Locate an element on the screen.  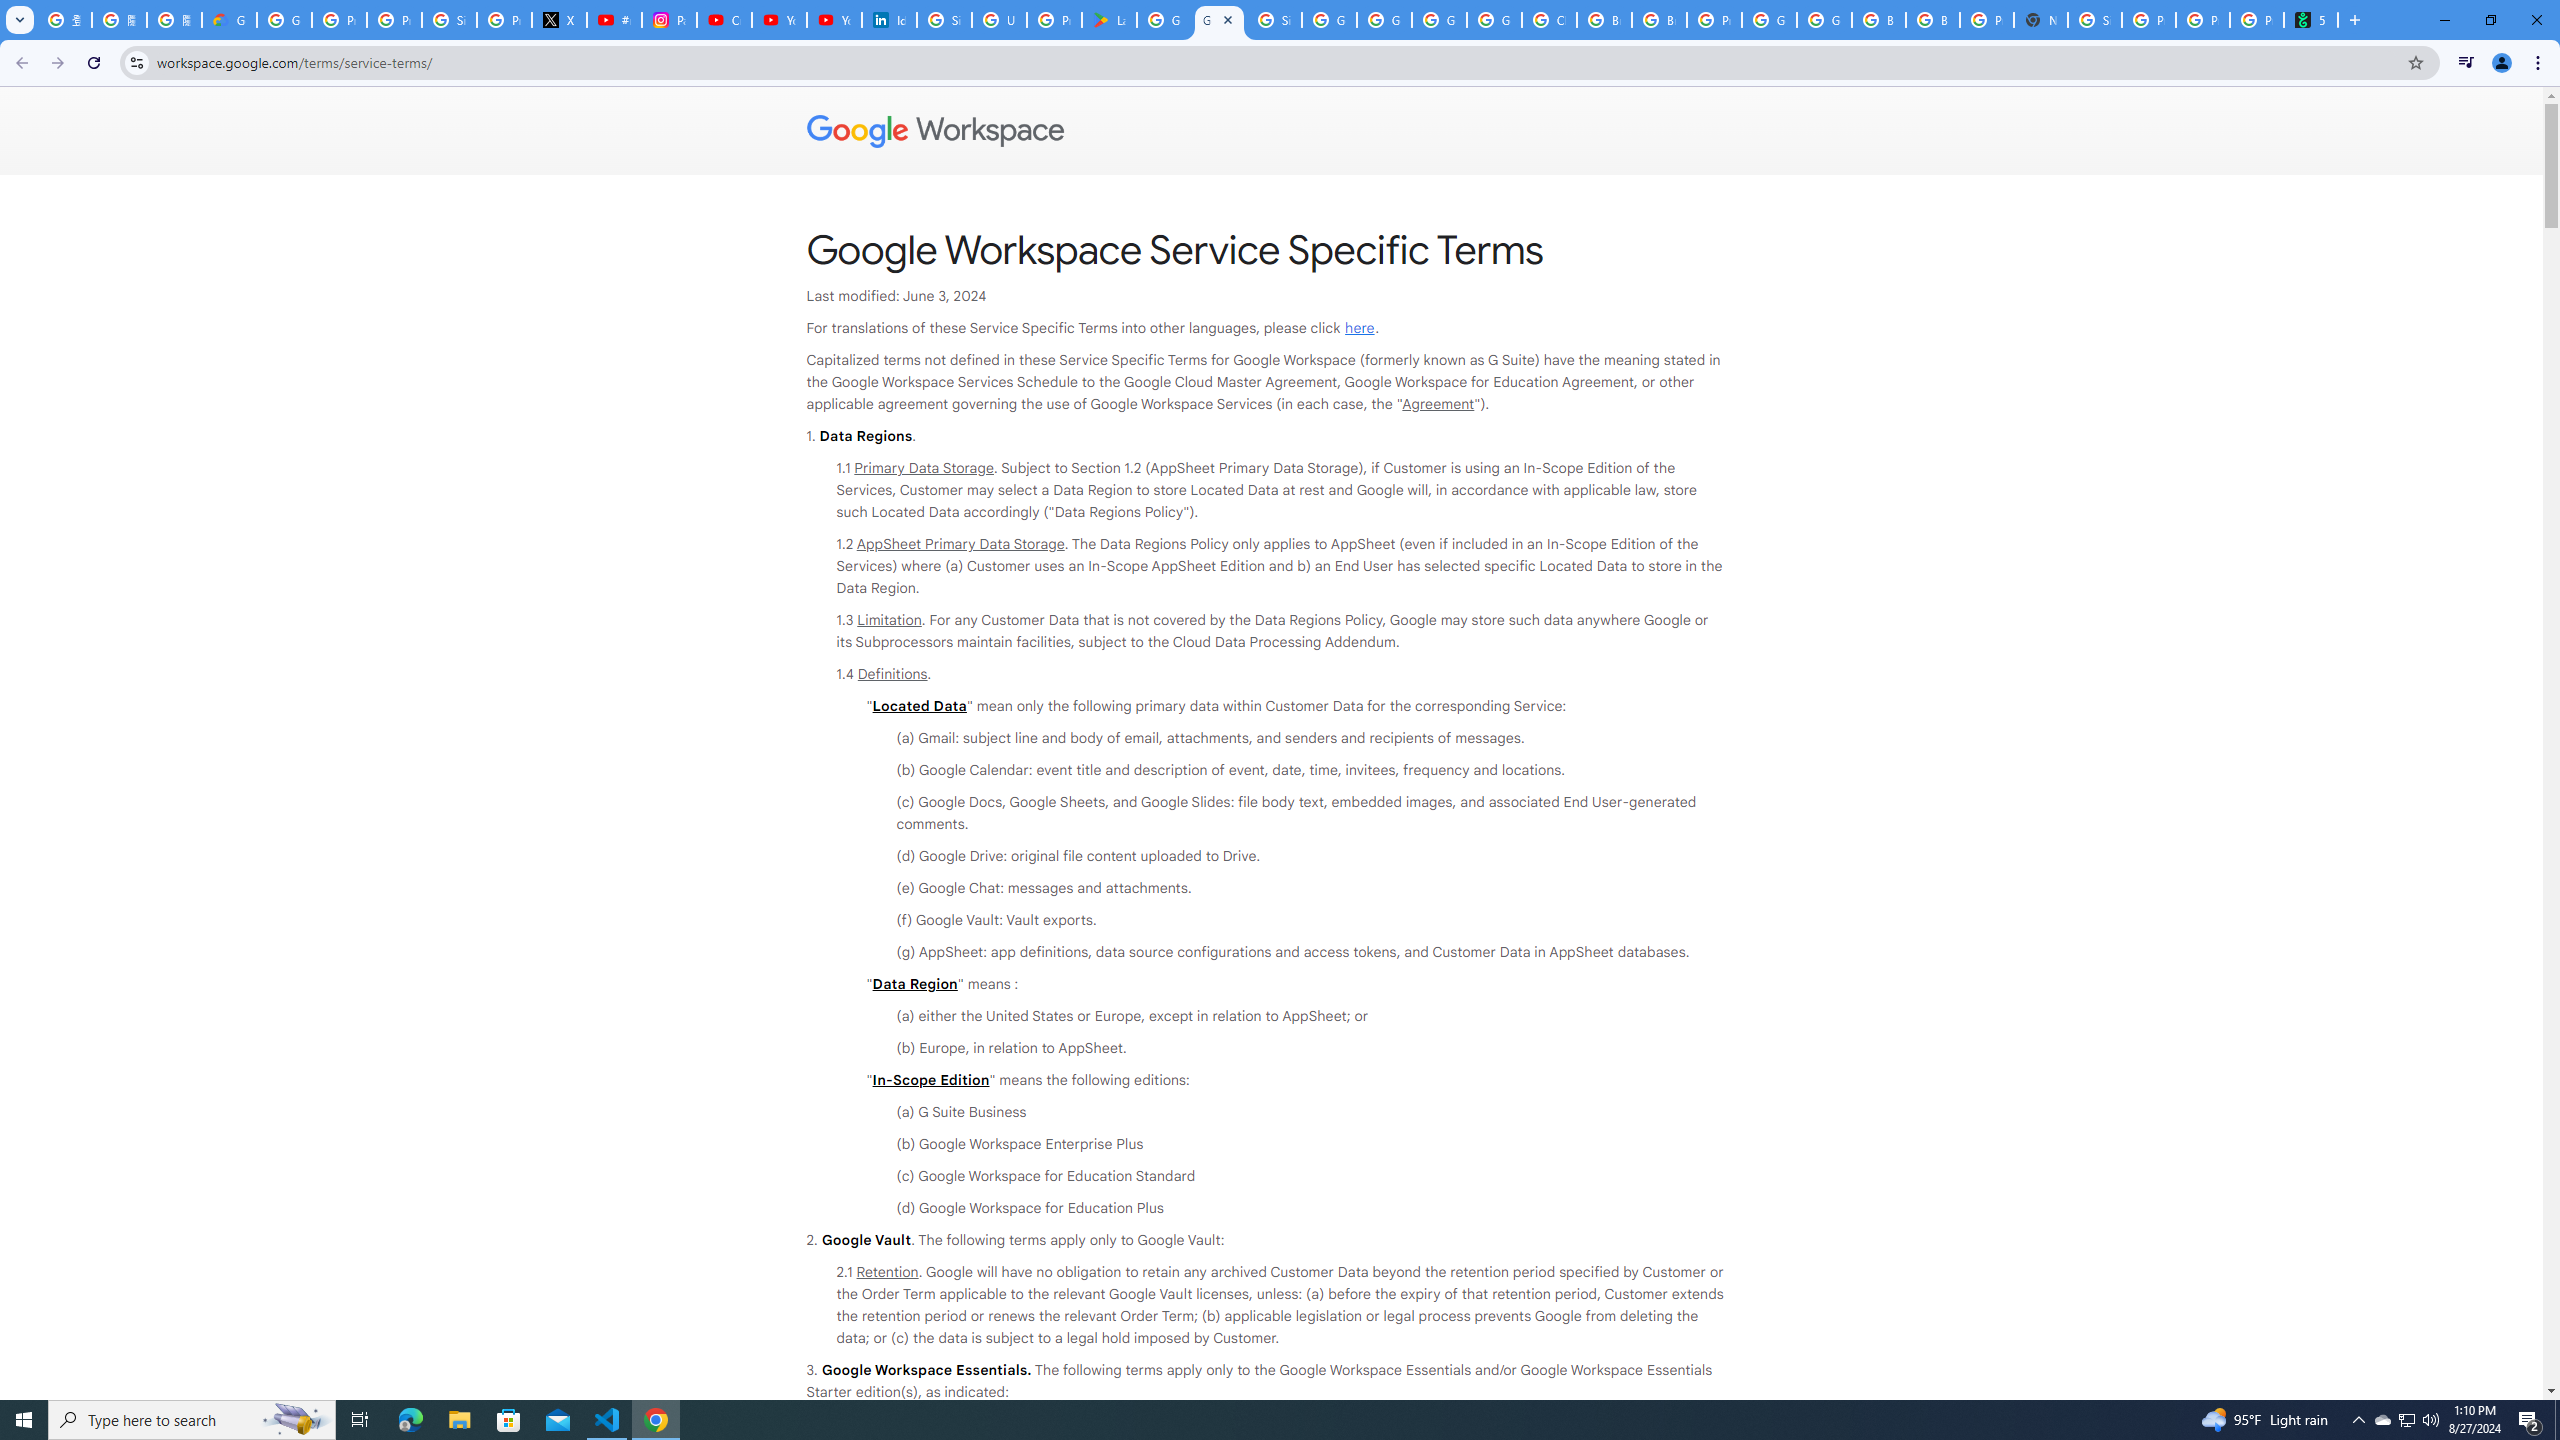
'Browse Chrome as a guest - Computer - Google Chrome Help' is located at coordinates (1879, 19).